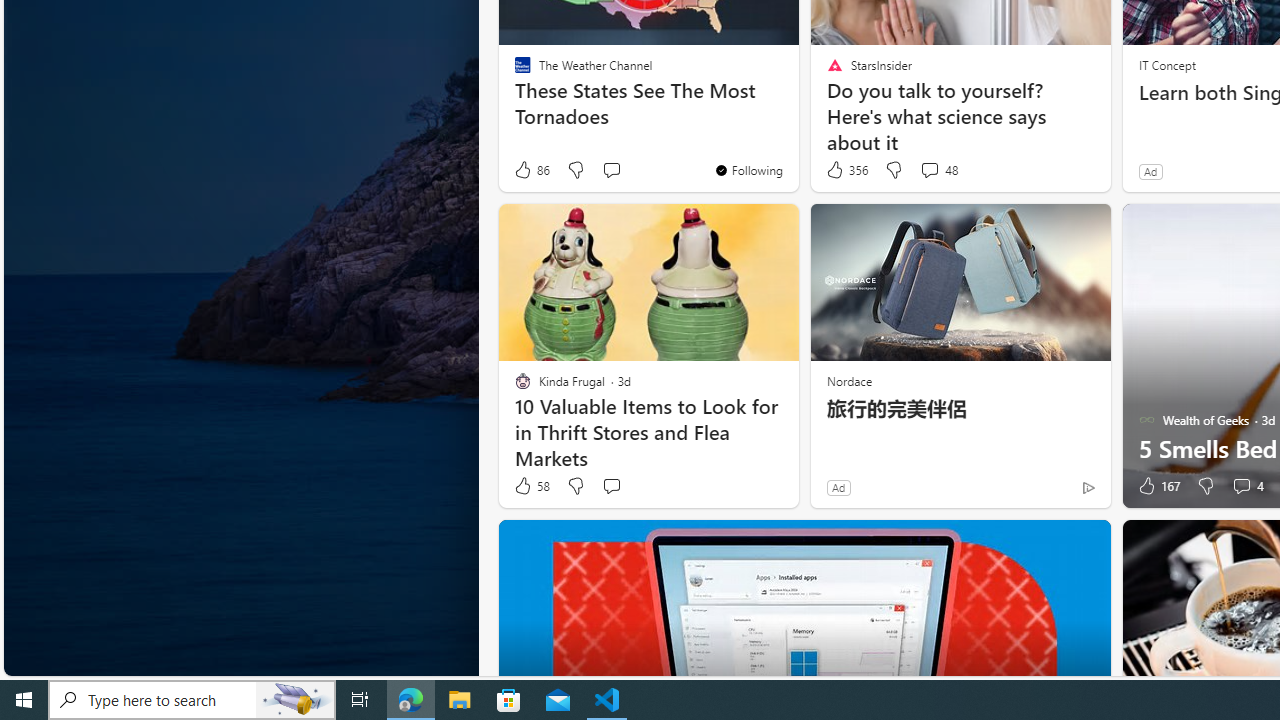 The width and height of the screenshot is (1280, 720). Describe the element at coordinates (1087, 487) in the screenshot. I see `'Ad Choice'` at that location.